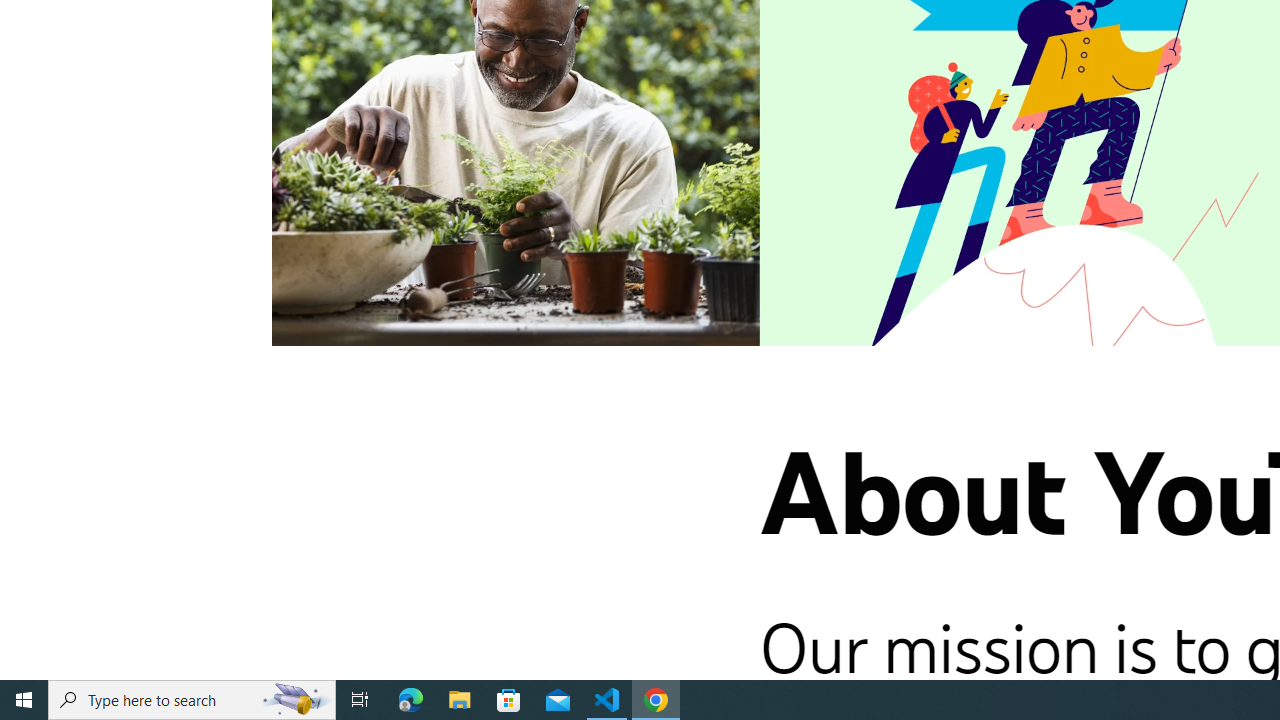 The width and height of the screenshot is (1280, 720). Describe the element at coordinates (359, 698) in the screenshot. I see `'Task View'` at that location.